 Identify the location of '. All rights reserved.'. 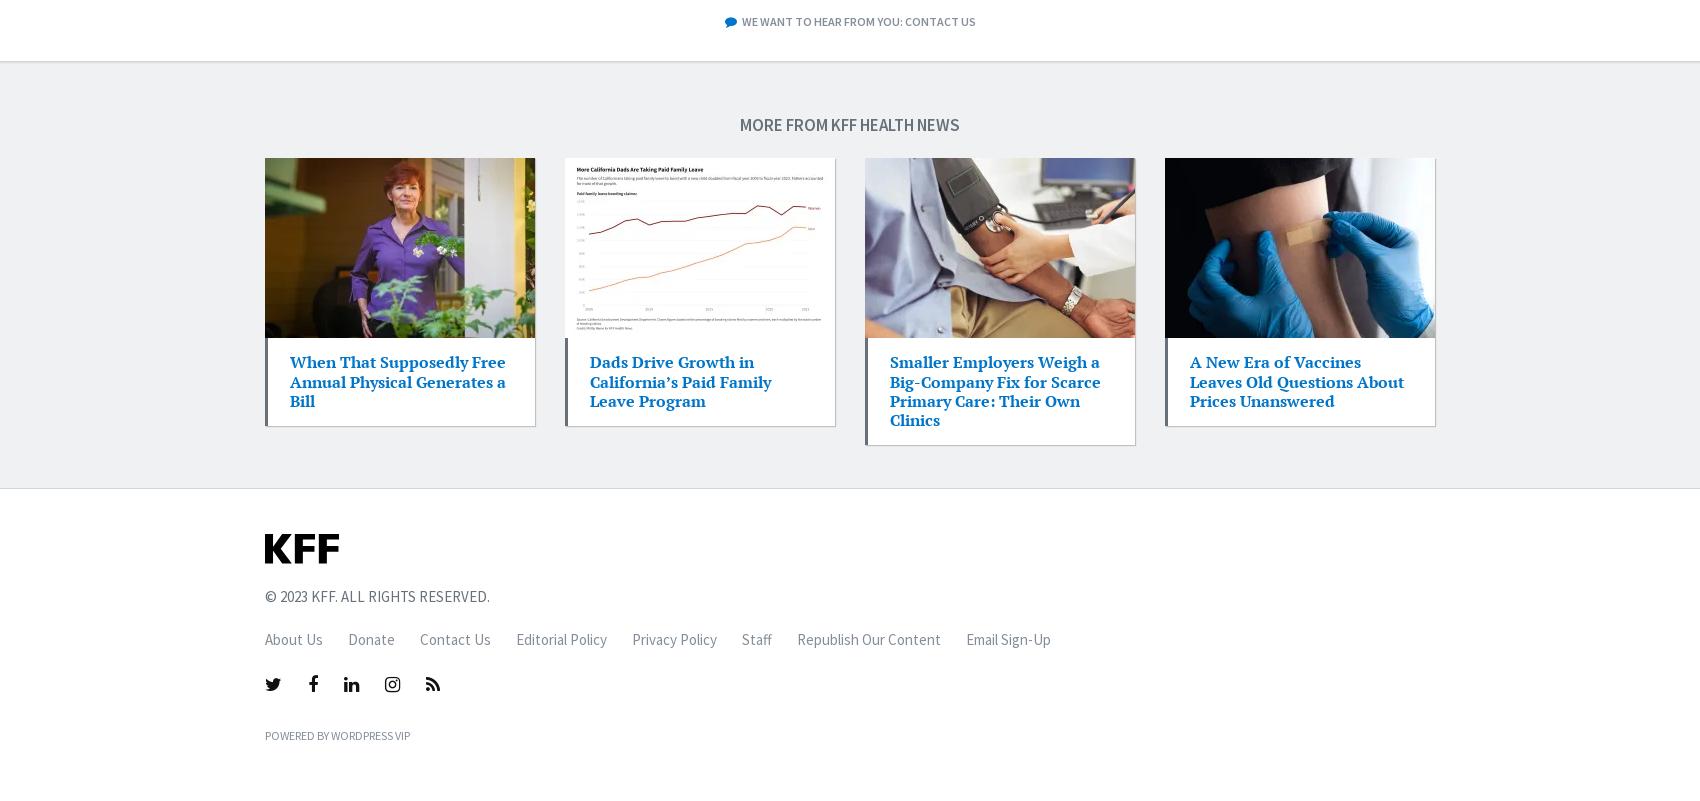
(411, 596).